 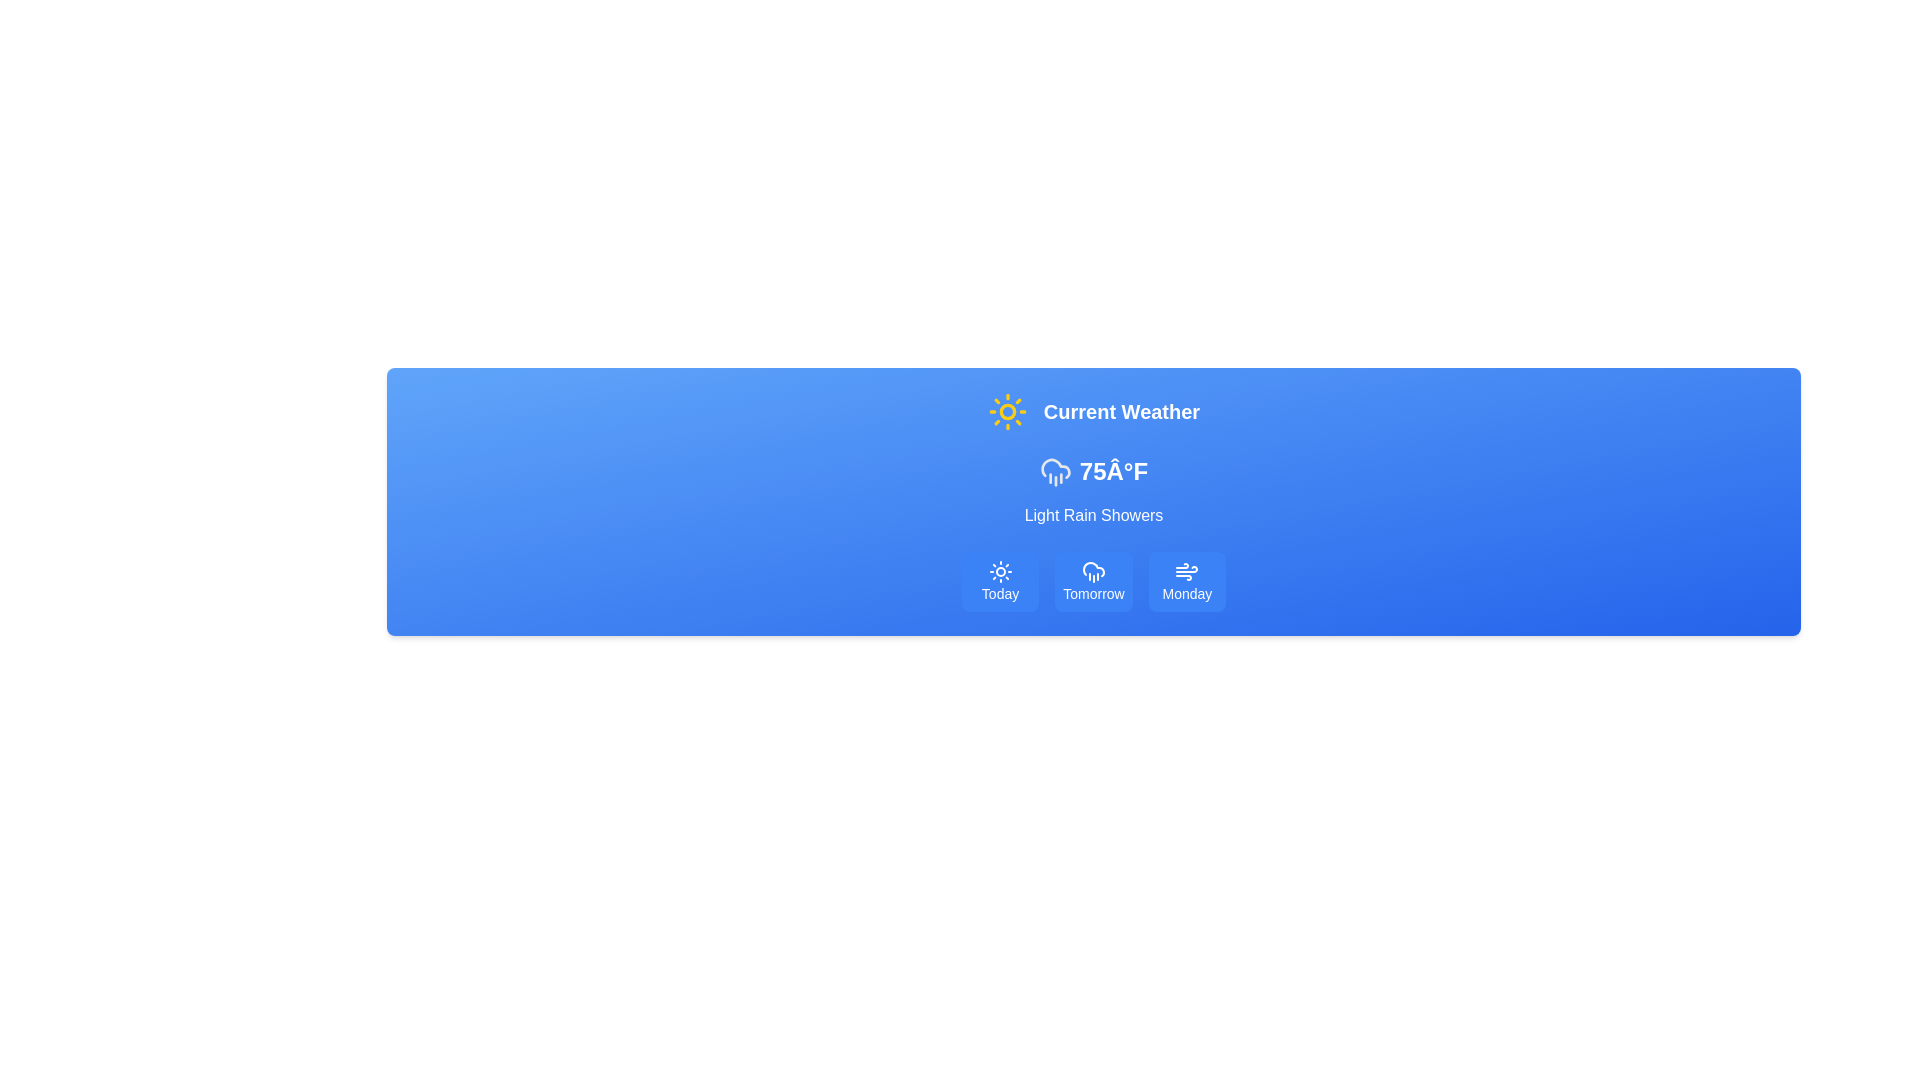 What do you see at coordinates (1093, 411) in the screenshot?
I see `the 'Current Weather' text element with a yellow sun icon located at the top central part of a blue gradient card` at bounding box center [1093, 411].